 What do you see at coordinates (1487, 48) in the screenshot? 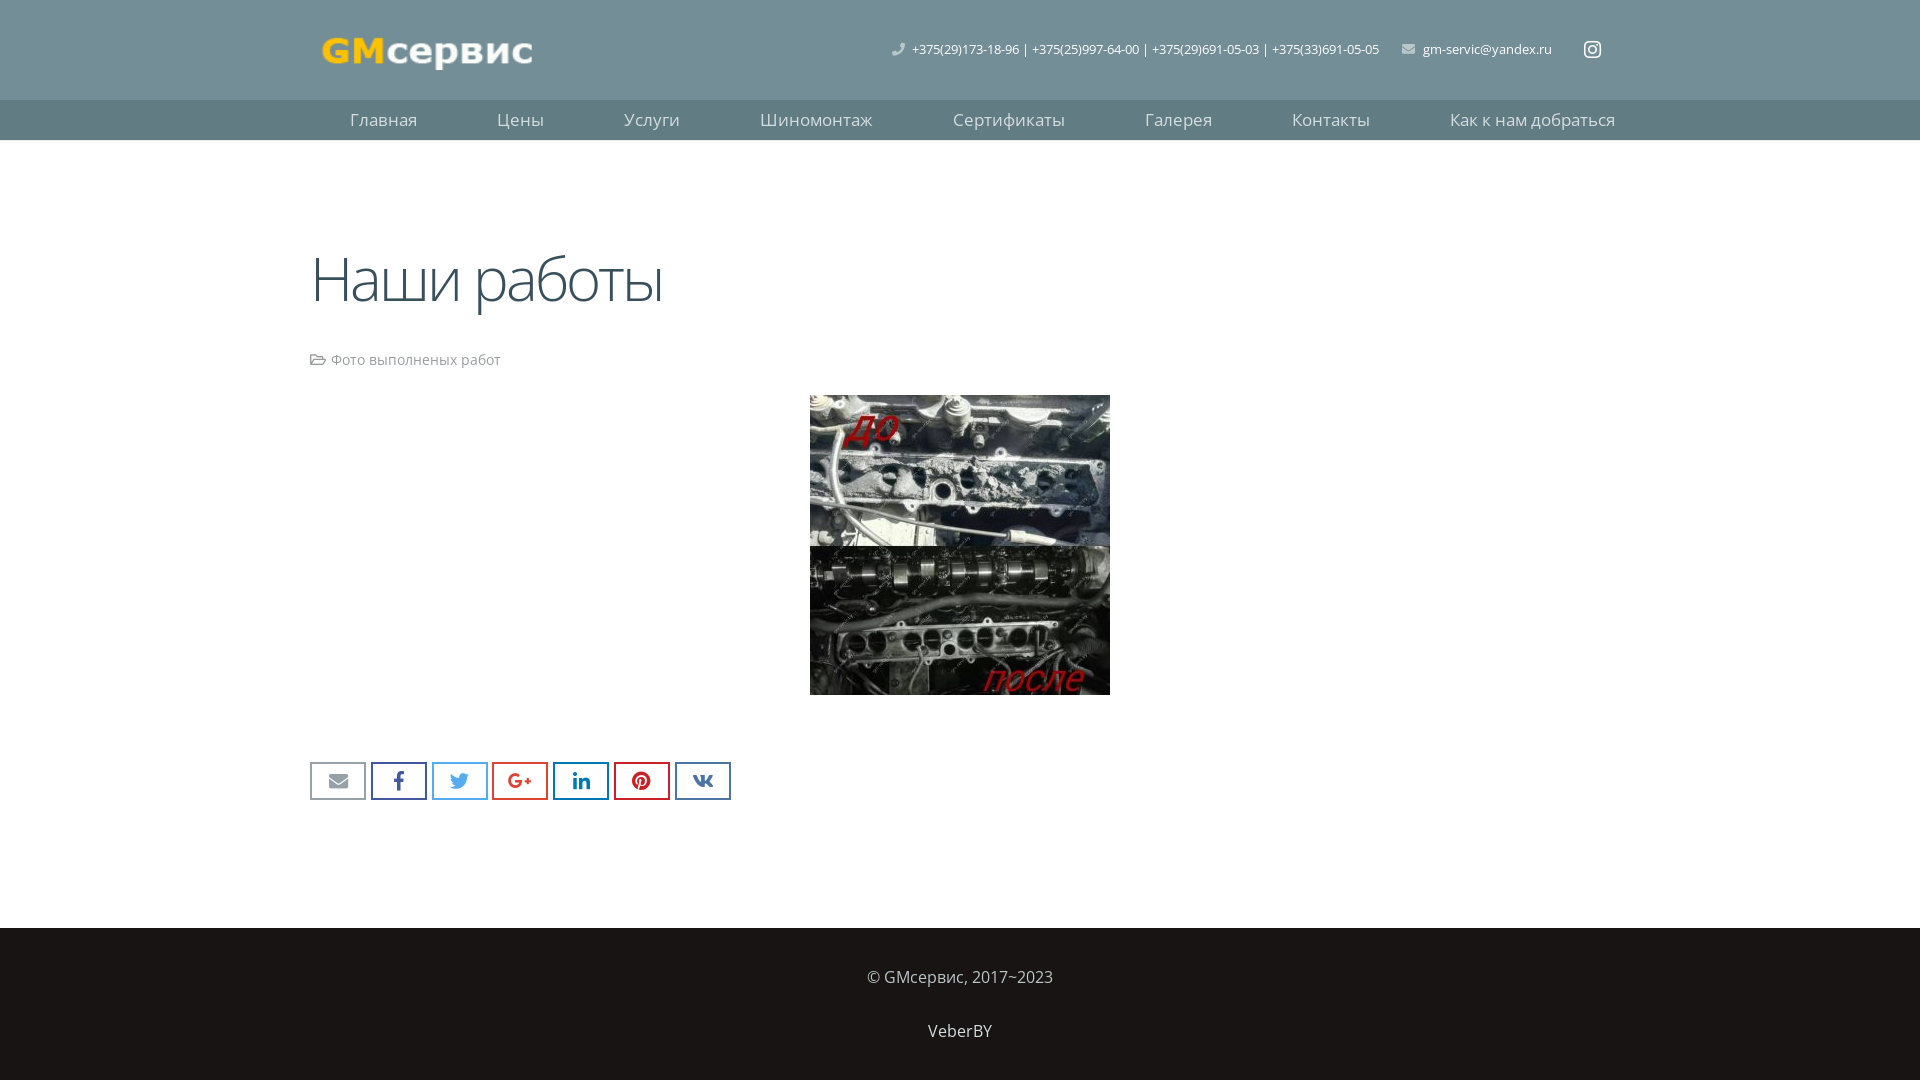
I see `'gm-servic@yandex.ru'` at bounding box center [1487, 48].